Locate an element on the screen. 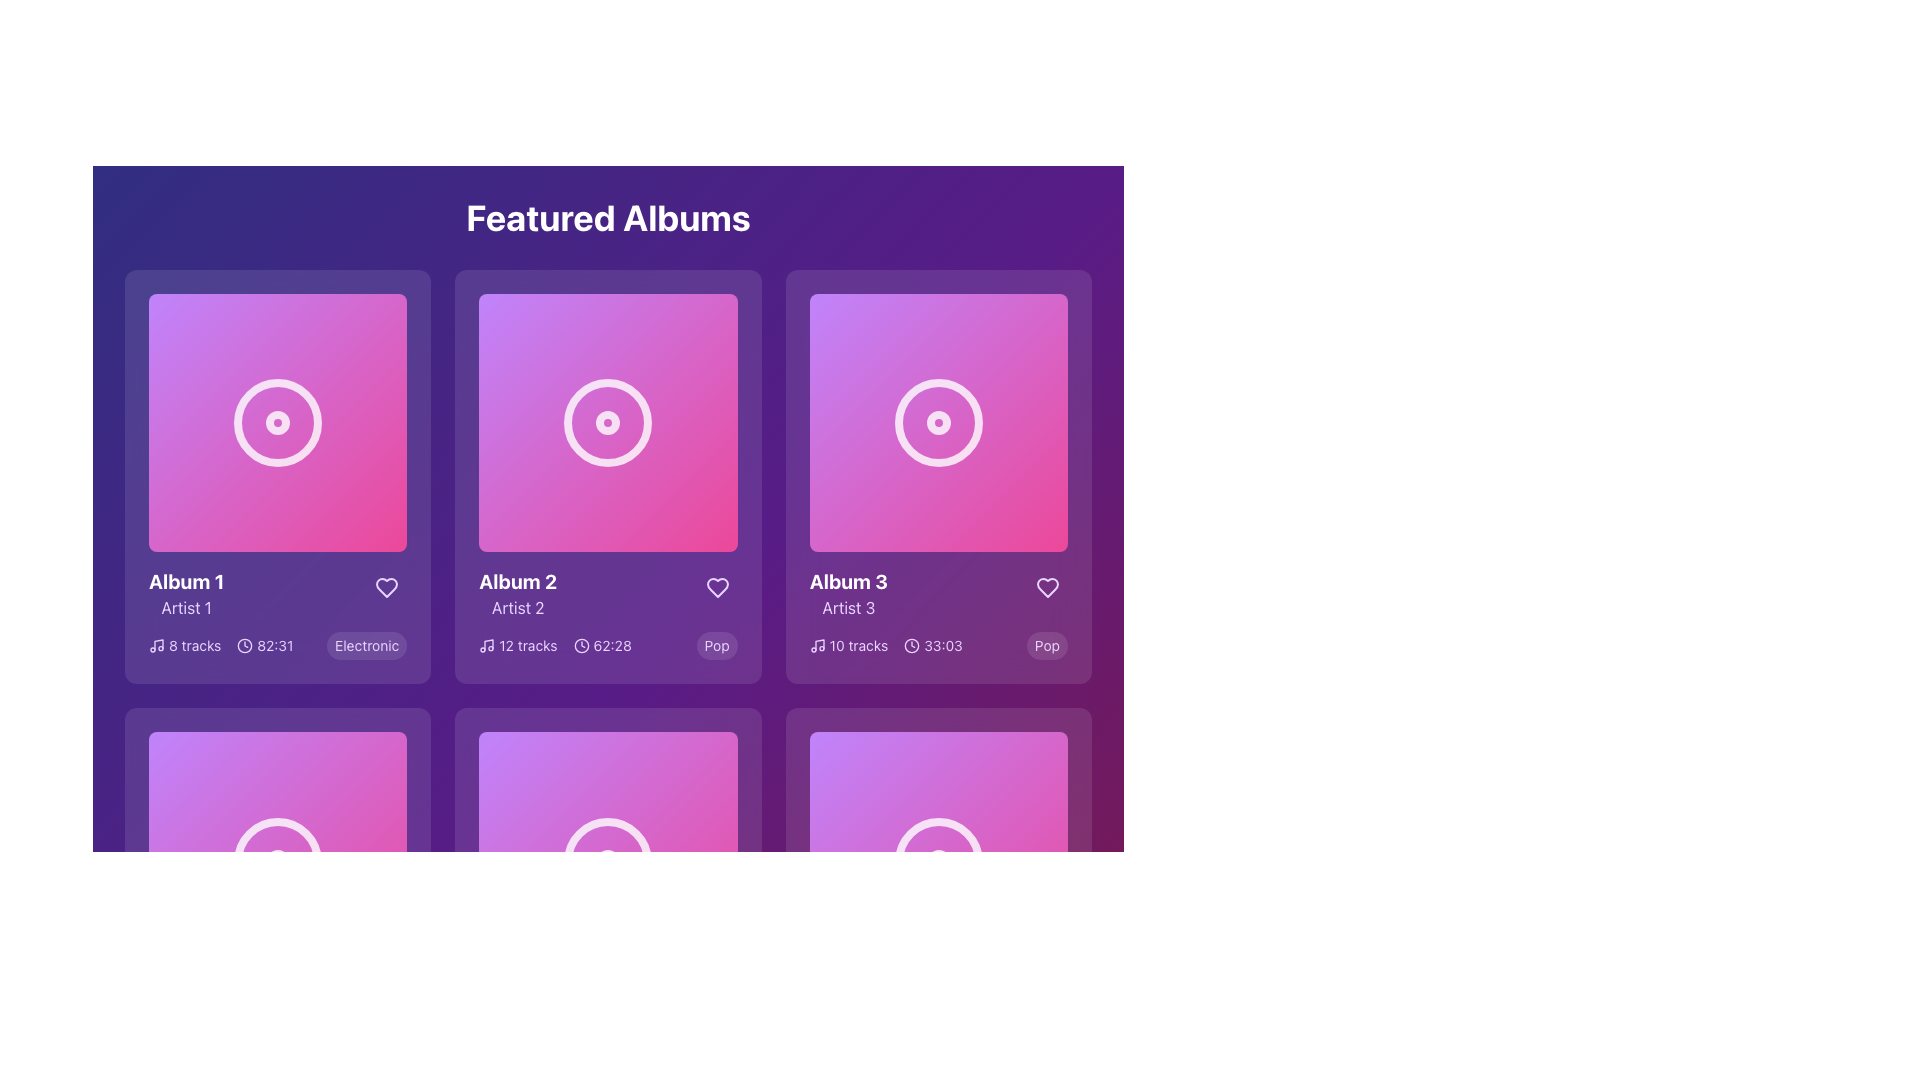  genre label indicating 'Pop' located in the bottom-right segment of the album description box for Album 3 is located at coordinates (1046, 646).